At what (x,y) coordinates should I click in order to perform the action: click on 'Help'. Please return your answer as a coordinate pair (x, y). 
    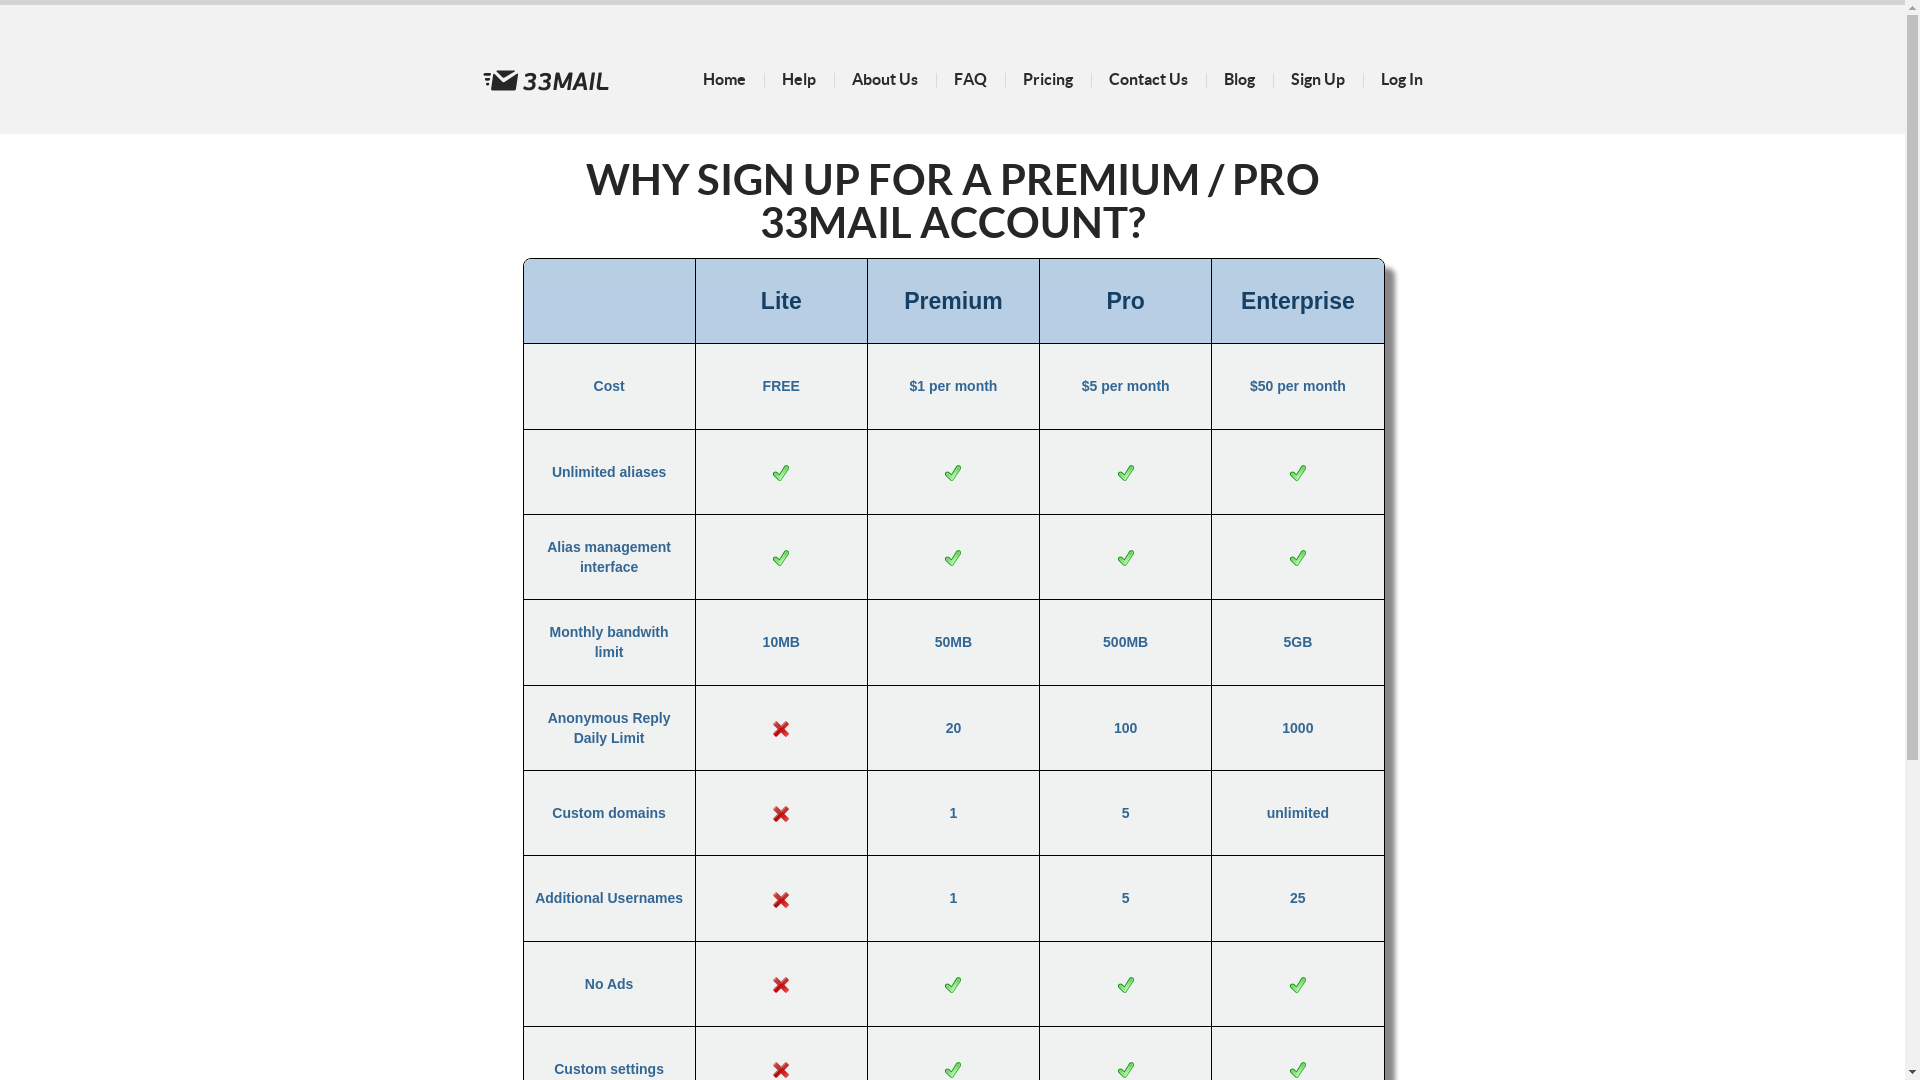
    Looking at the image, I should click on (797, 77).